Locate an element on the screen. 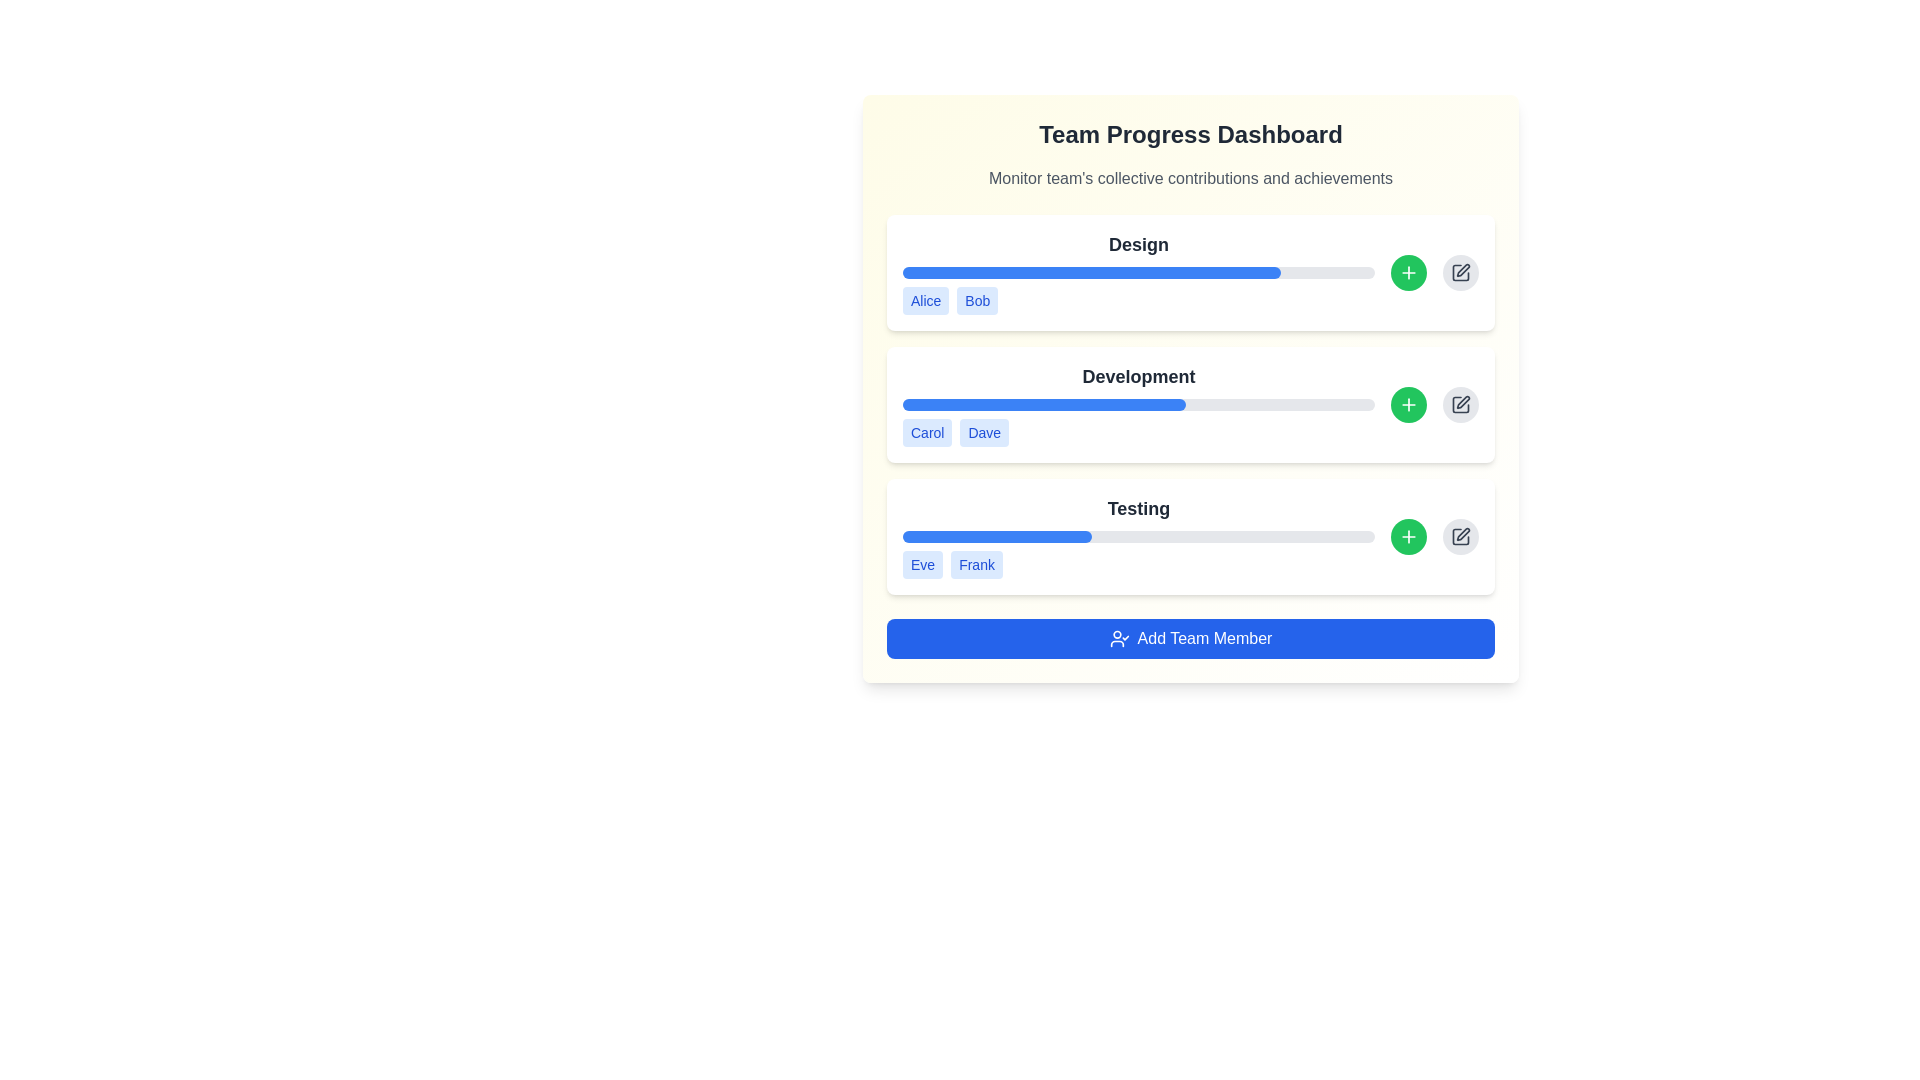  the small rectangular icon depicting a pen or pencil located on the far right of the 'Design' section in the dashboard card is located at coordinates (1460, 273).